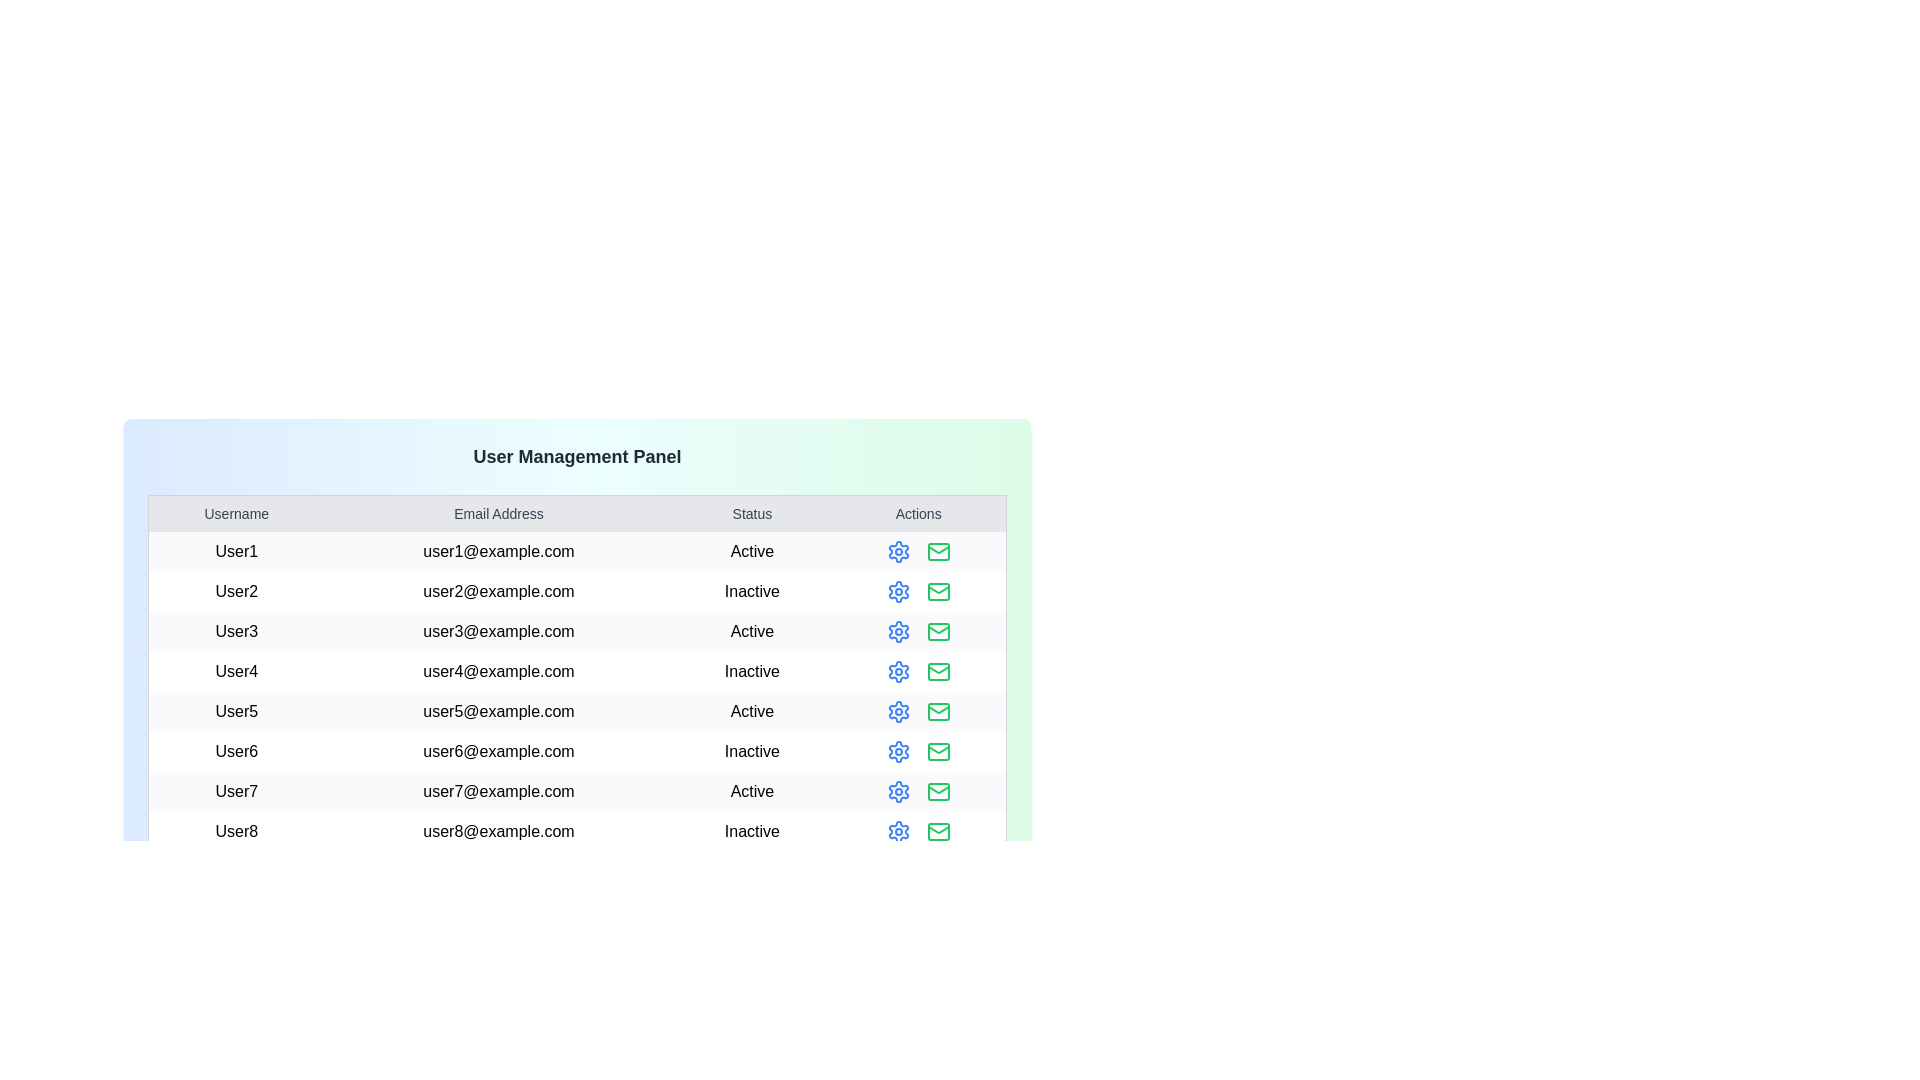 This screenshot has height=1080, width=1920. Describe the element at coordinates (937, 832) in the screenshot. I see `the mail icon for the user identified by User8` at that location.